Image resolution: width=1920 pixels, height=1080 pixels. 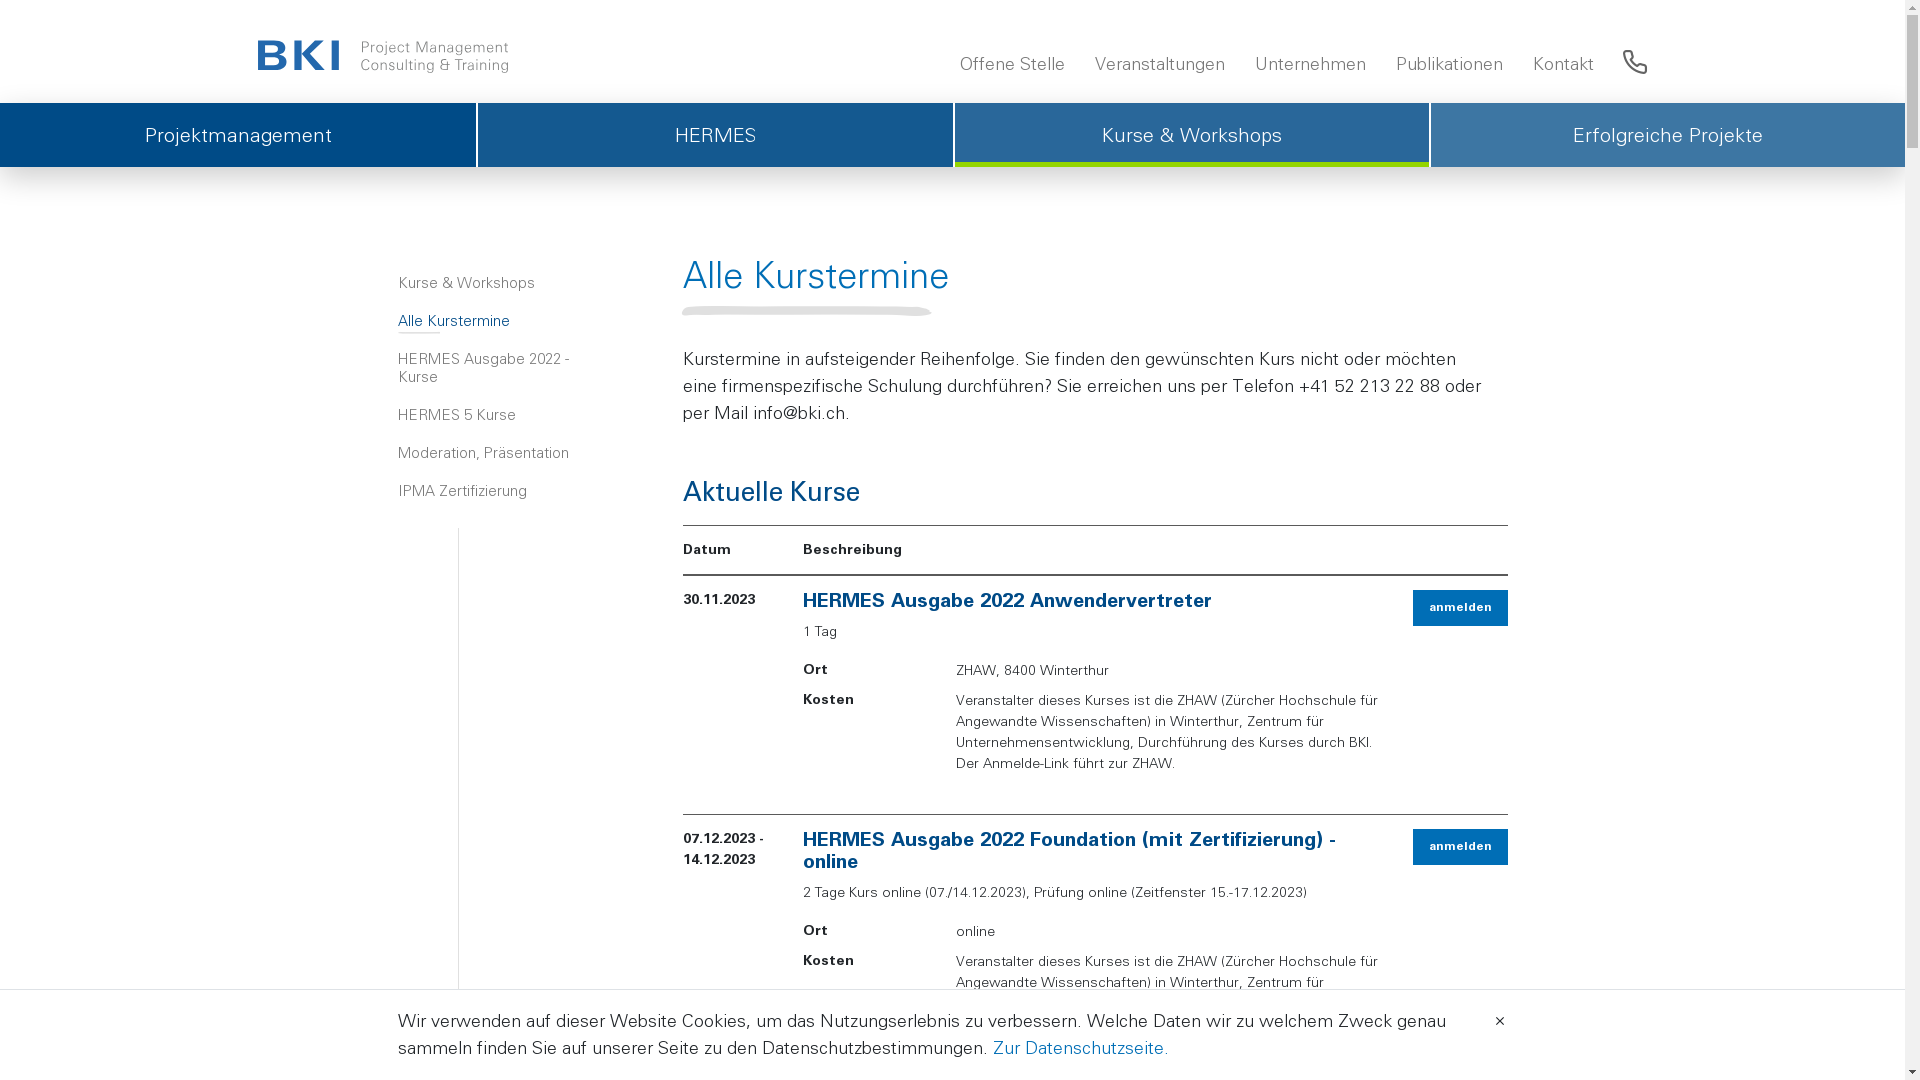 What do you see at coordinates (503, 490) in the screenshot?
I see `'IPMA Zertifizierung'` at bounding box center [503, 490].